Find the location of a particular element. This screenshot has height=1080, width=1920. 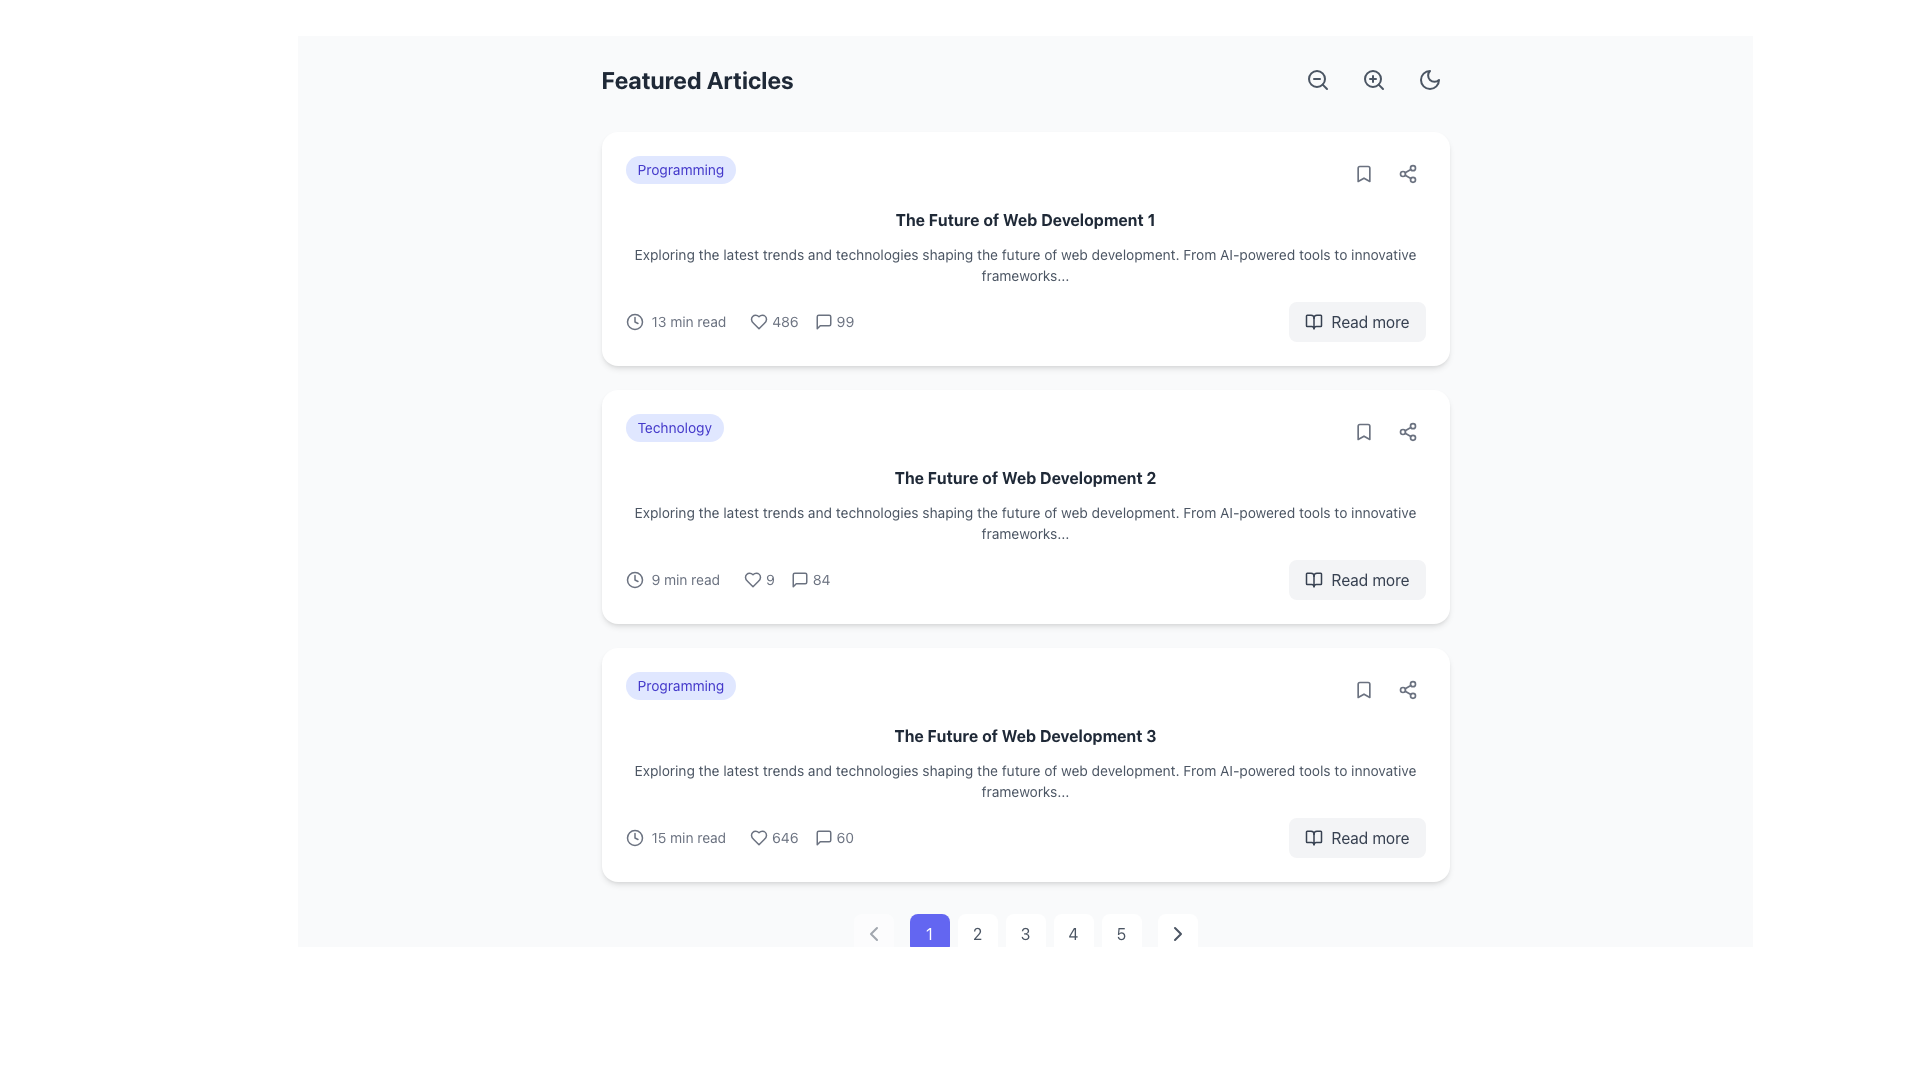

the numerical text '646' which is displayed in a small-sized, light gray font and is located to the right of the heart icon, indicating a count of likes under the content section titled 'The Future of Web Development 3' is located at coordinates (784, 837).